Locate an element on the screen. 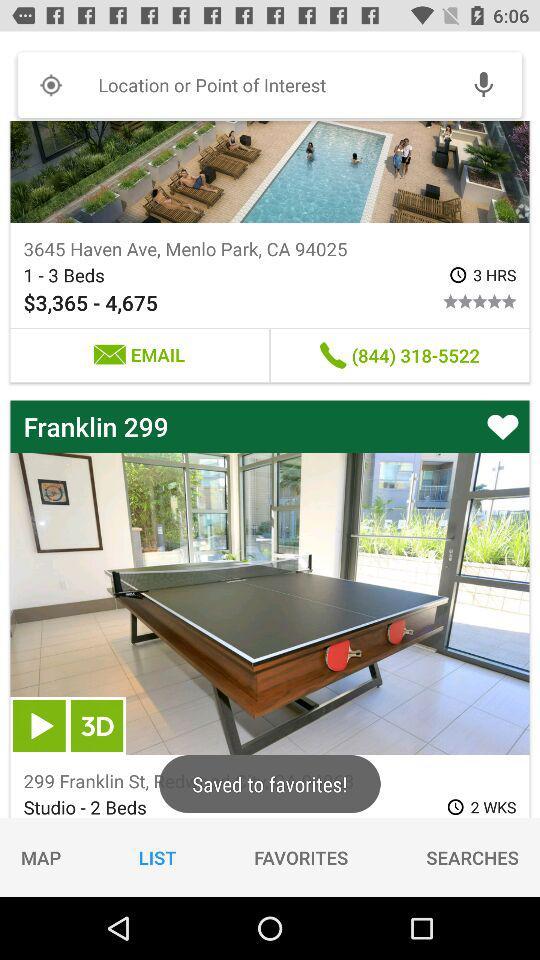 The height and width of the screenshot is (960, 540). the location_crosshair icon is located at coordinates (50, 85).